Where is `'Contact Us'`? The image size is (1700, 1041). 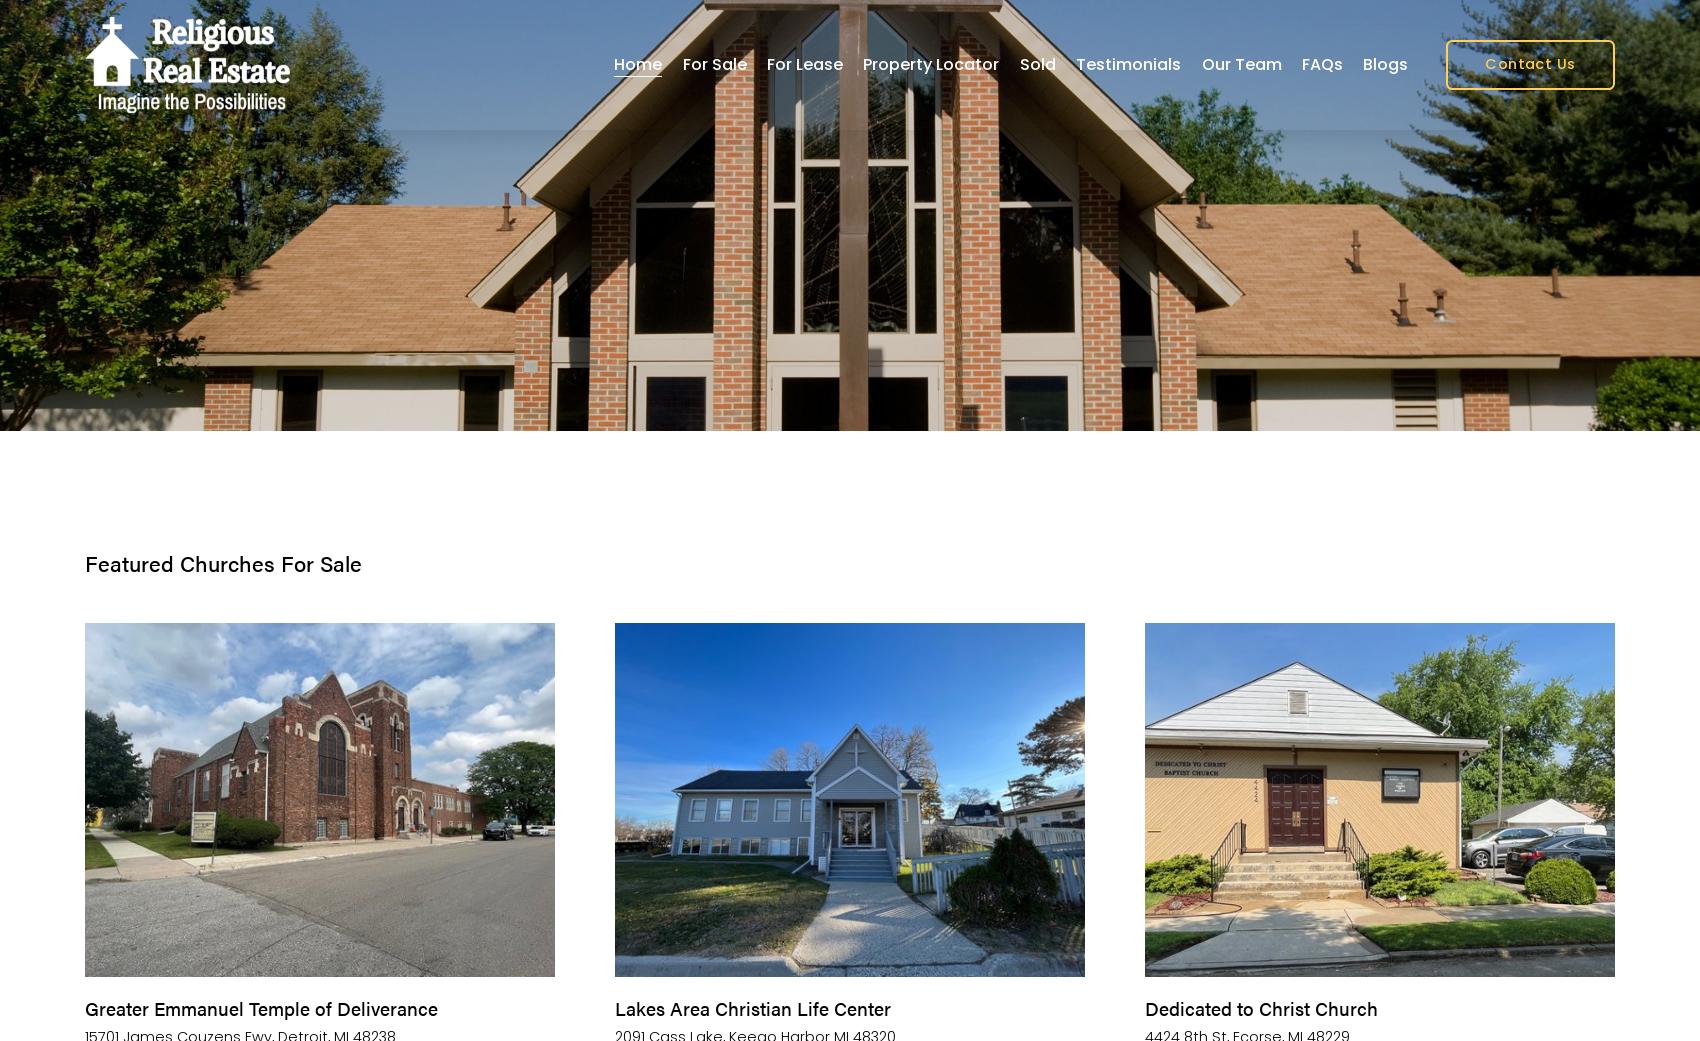
'Contact Us' is located at coordinates (1530, 63).